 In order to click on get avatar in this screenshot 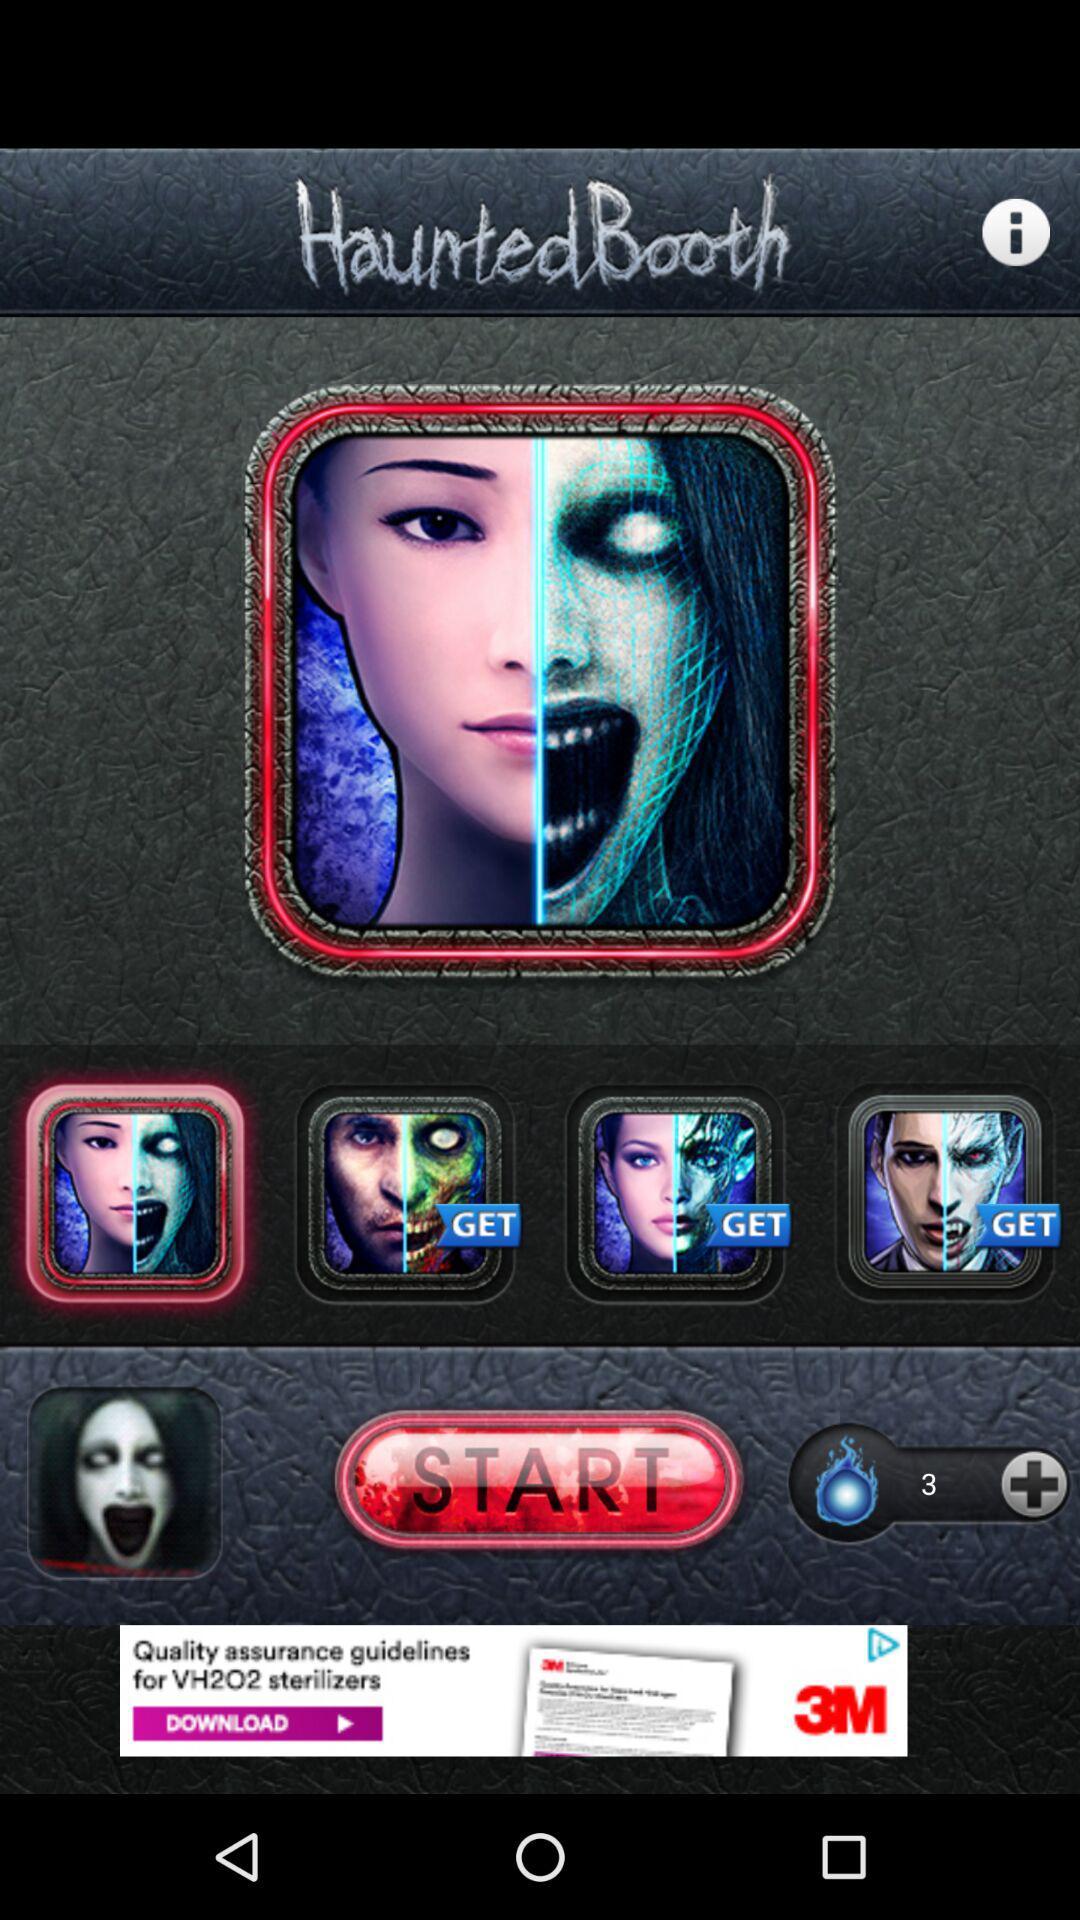, I will do `click(945, 1193)`.